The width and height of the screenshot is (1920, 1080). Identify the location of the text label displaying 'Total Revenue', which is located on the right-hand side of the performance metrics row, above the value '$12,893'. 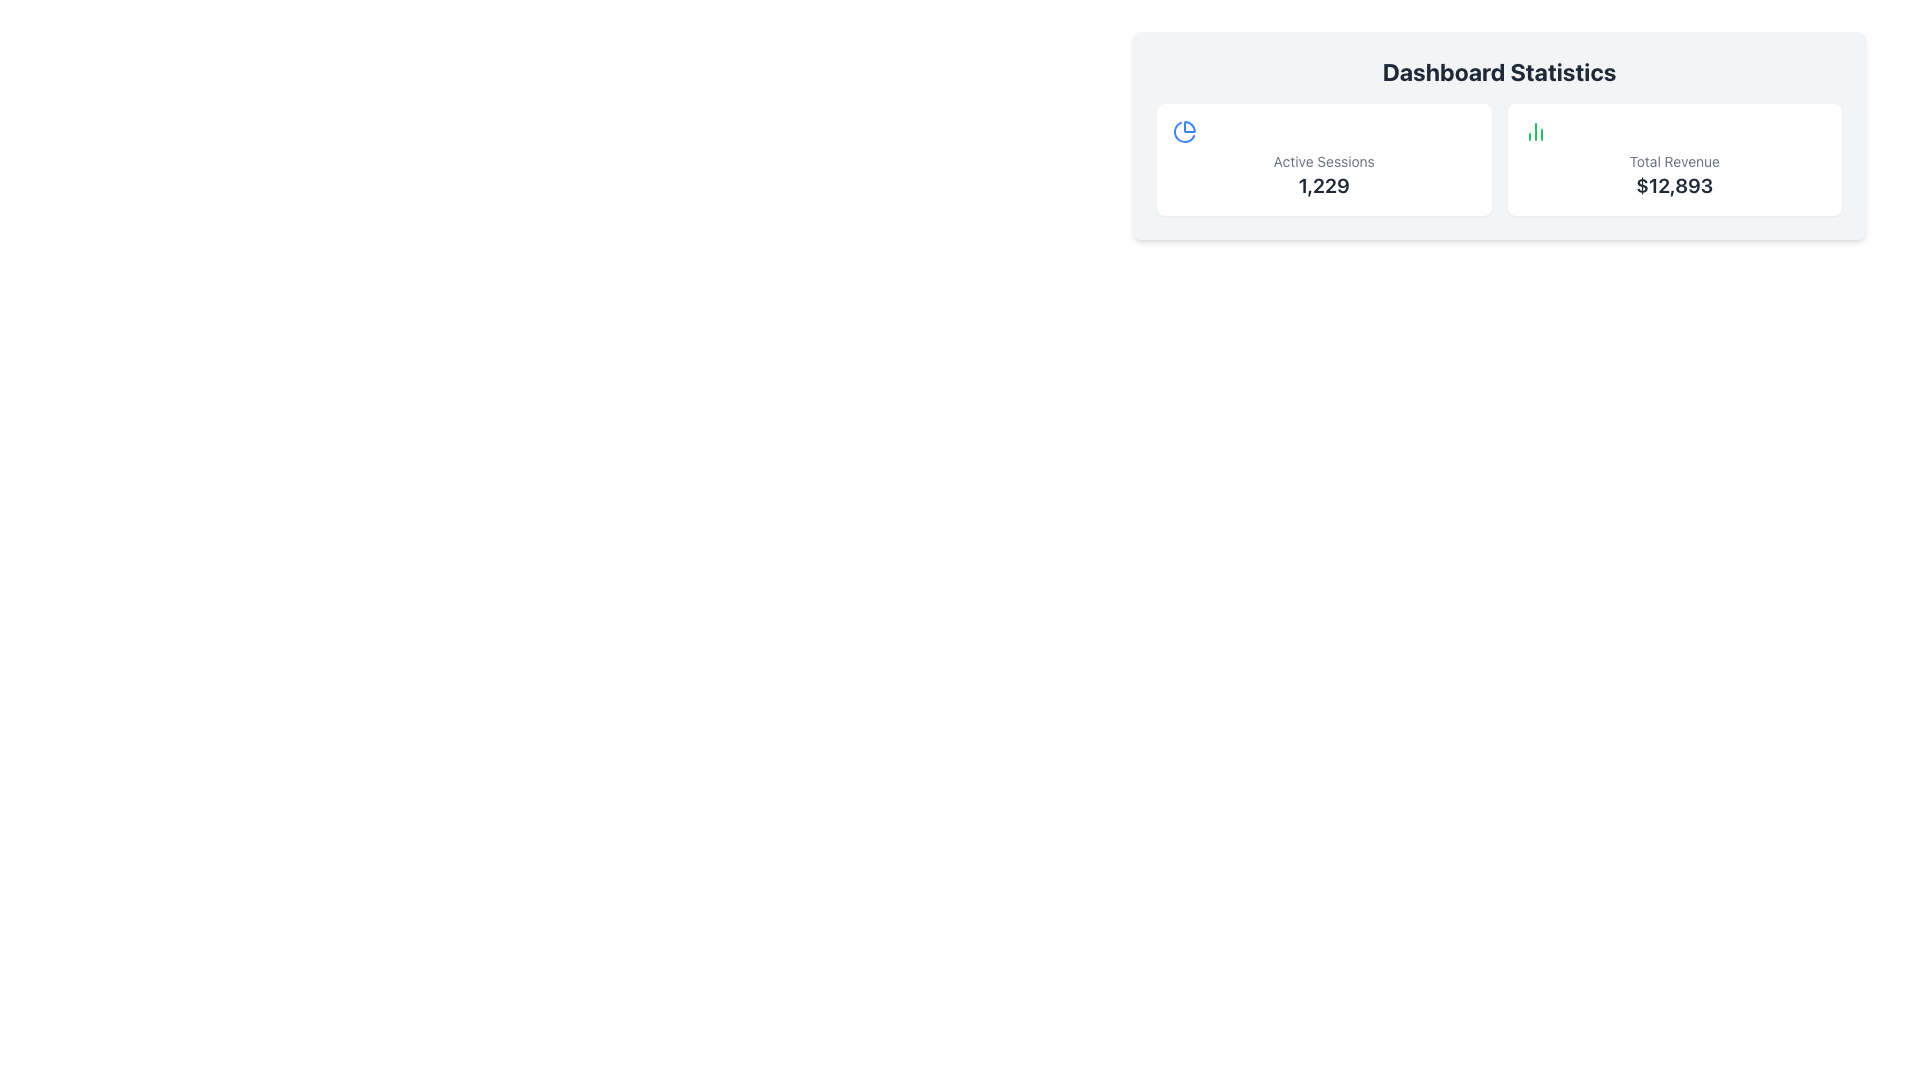
(1674, 161).